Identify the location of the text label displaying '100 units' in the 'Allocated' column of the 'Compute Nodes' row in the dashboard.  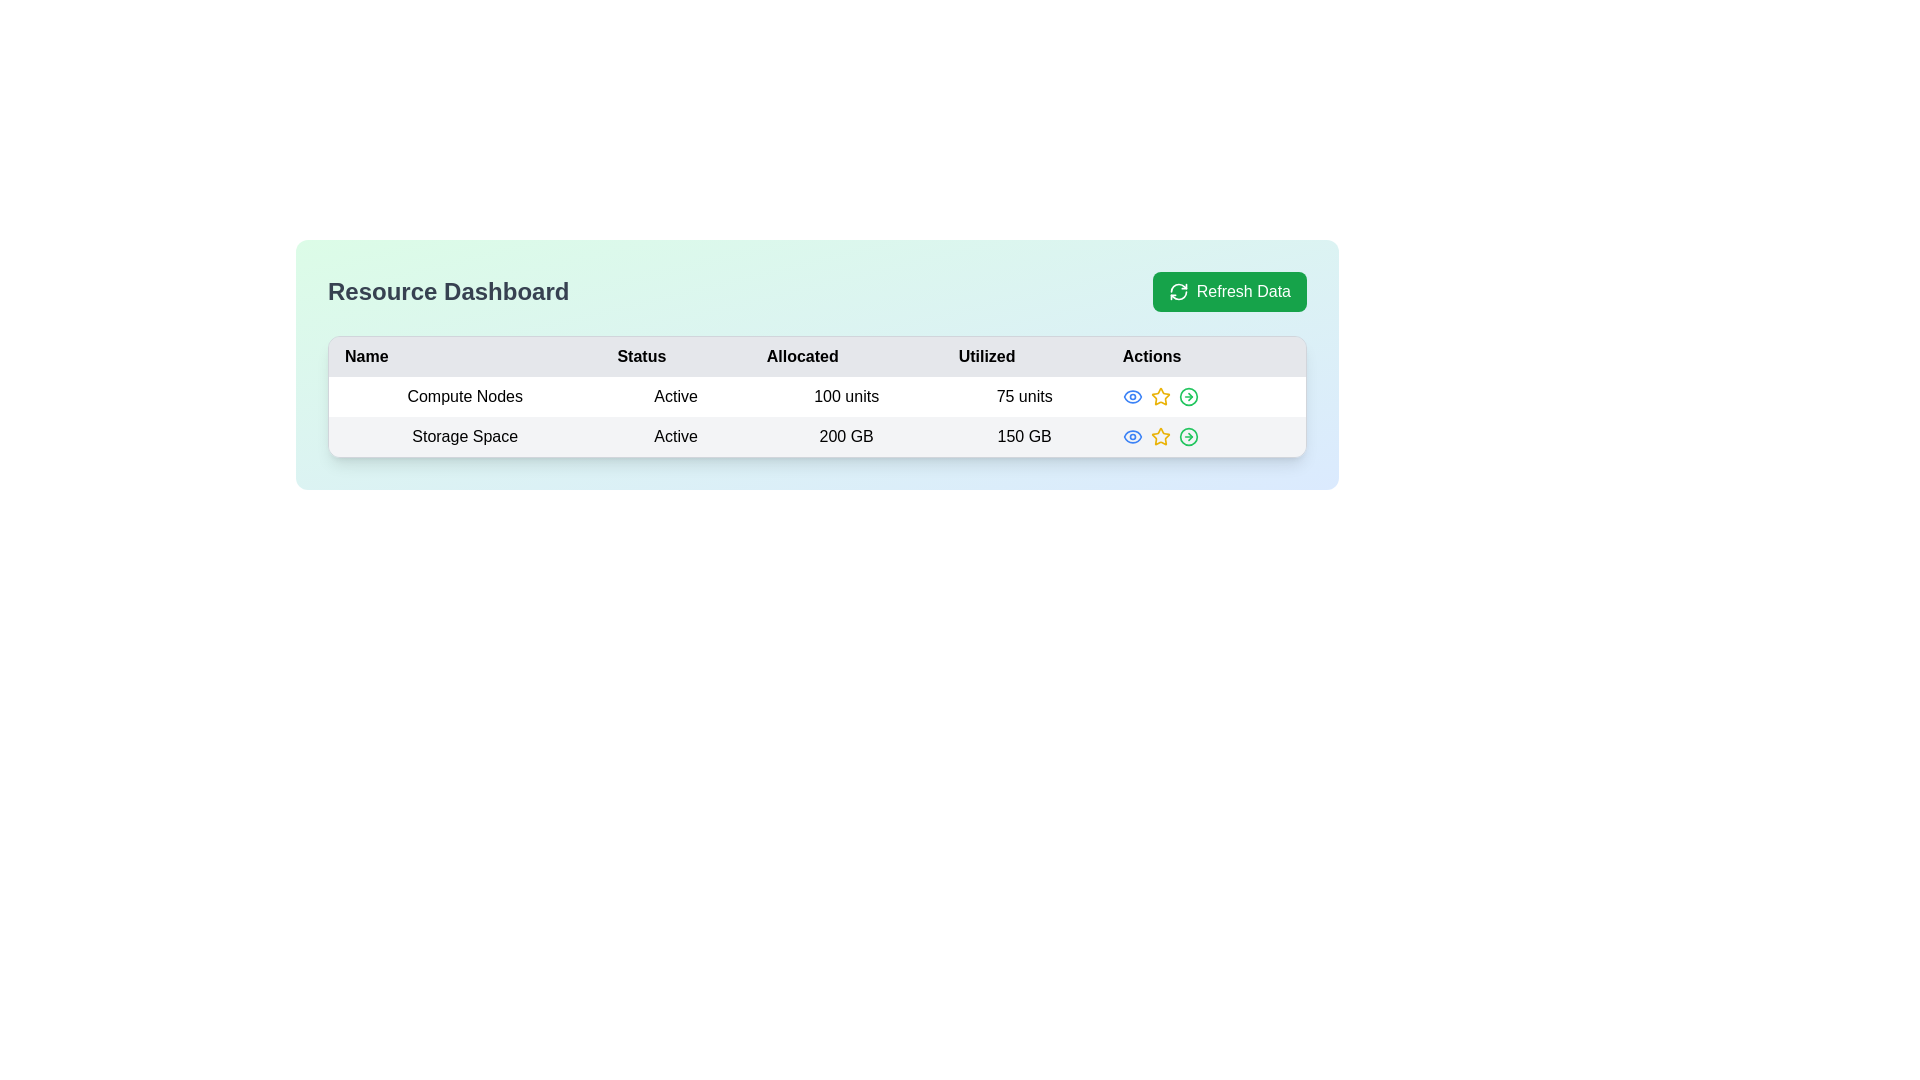
(846, 397).